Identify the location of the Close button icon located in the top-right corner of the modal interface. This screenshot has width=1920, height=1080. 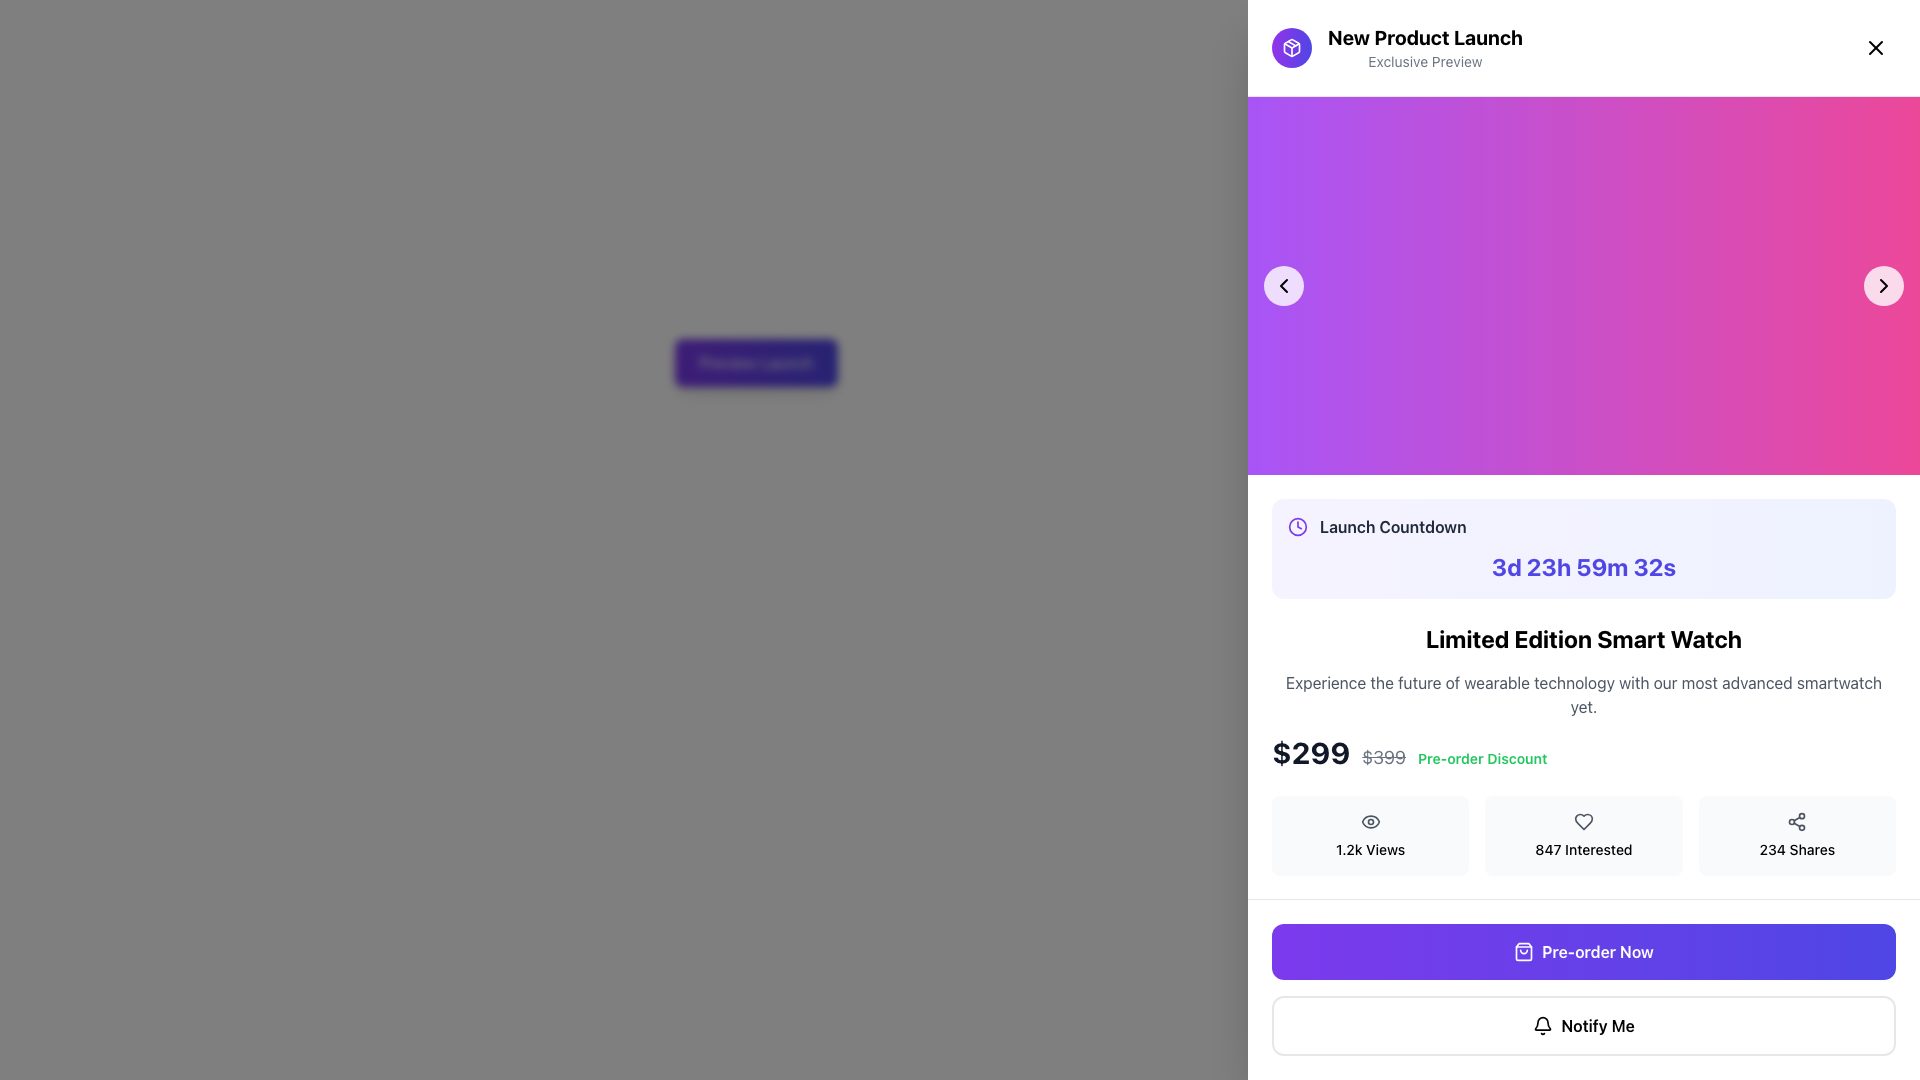
(1875, 46).